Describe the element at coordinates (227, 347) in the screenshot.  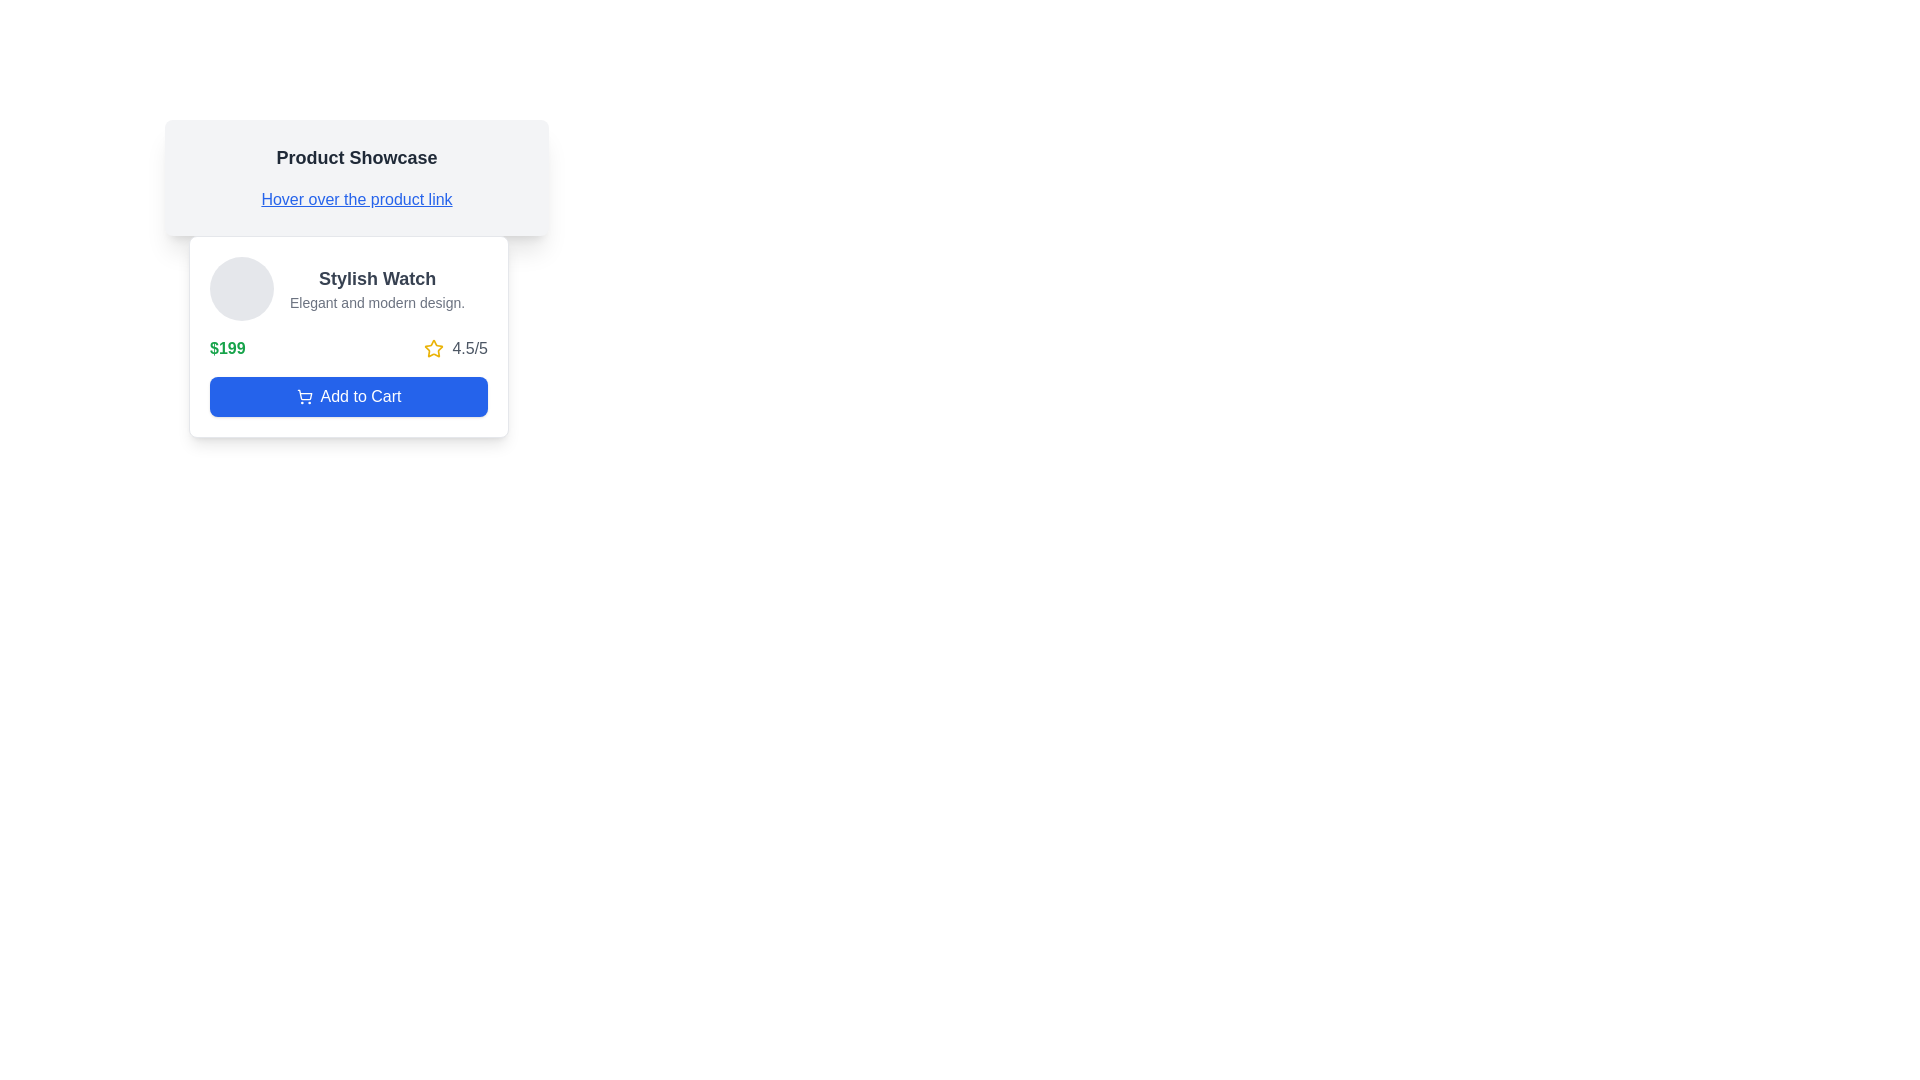
I see `the green, bold text label displaying the price '$199', which is located at the leftmost side of a horizontal layout` at that location.